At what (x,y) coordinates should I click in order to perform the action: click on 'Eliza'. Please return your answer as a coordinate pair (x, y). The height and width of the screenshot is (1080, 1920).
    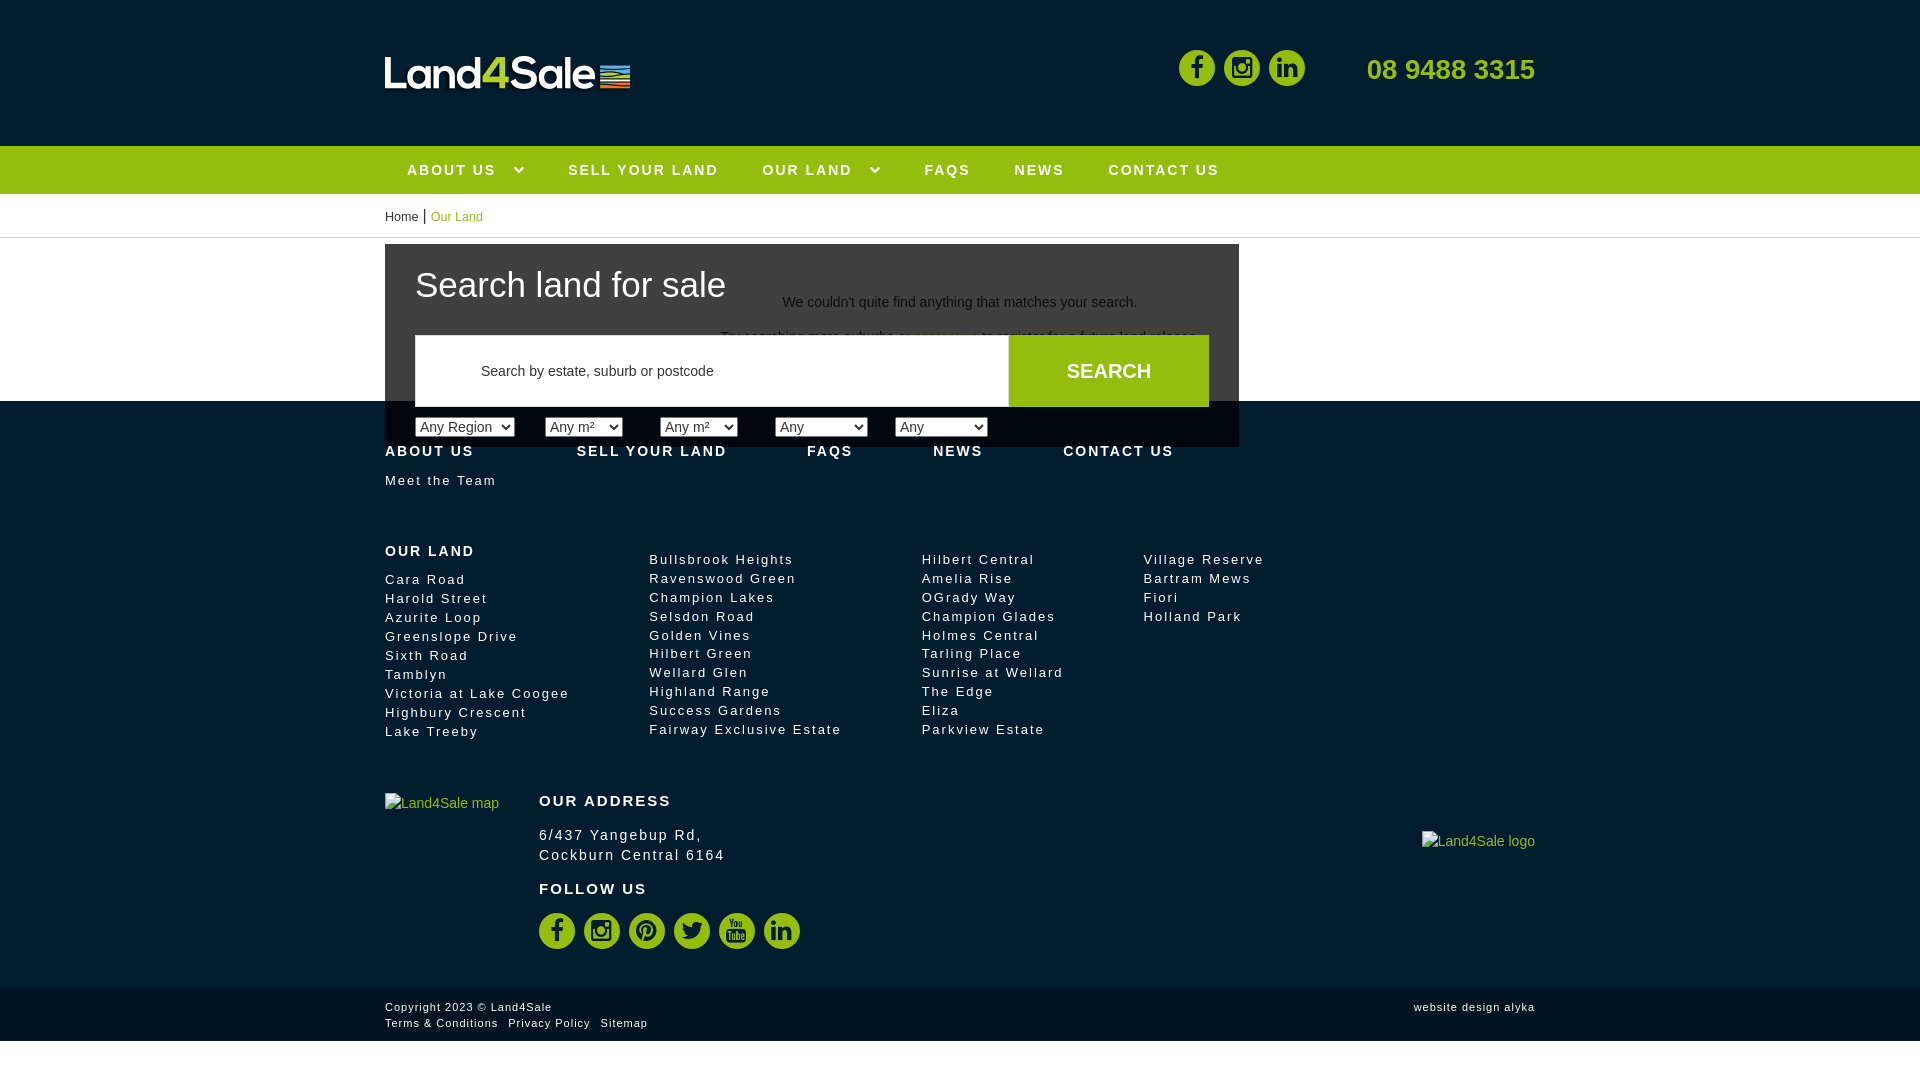
    Looking at the image, I should click on (939, 709).